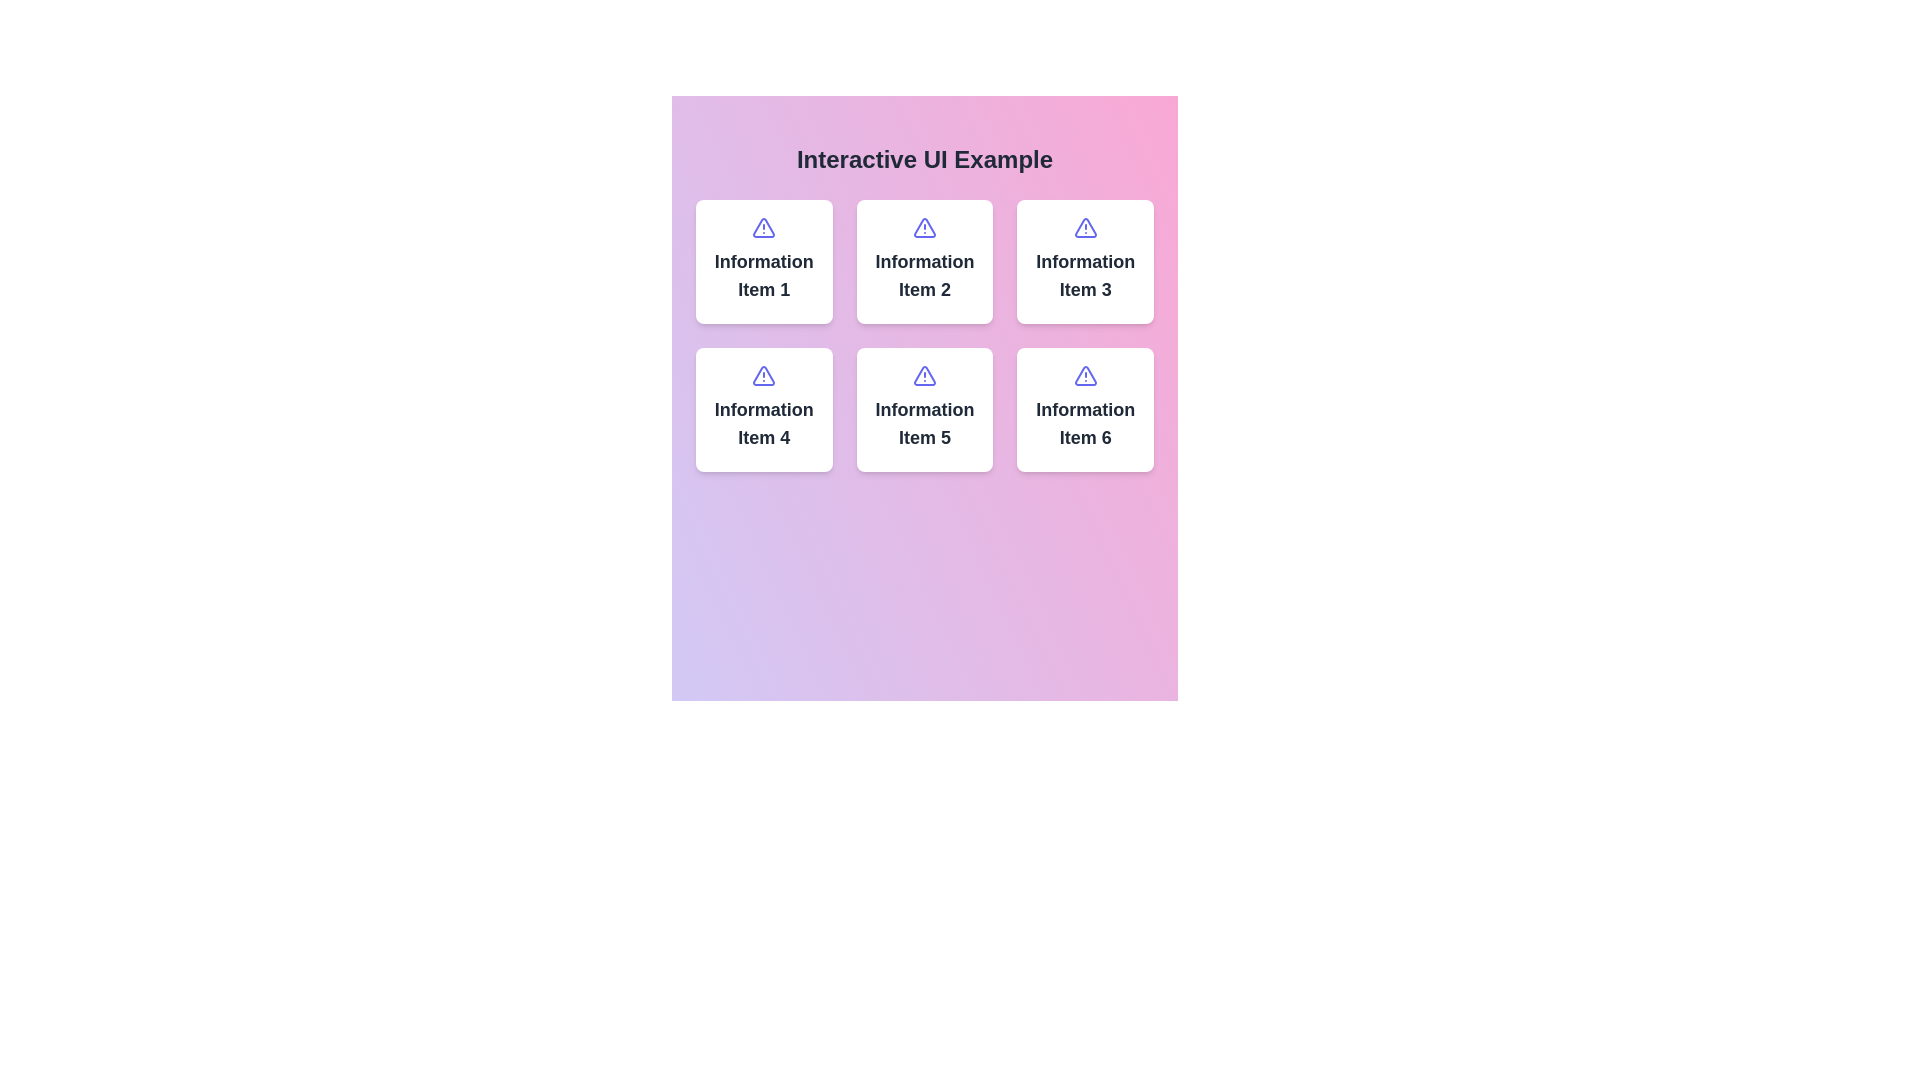 The image size is (1920, 1080). What do you see at coordinates (763, 276) in the screenshot?
I see `the Text label that serves as a descriptive title for the top-left card in a 3x2 grid layout` at bounding box center [763, 276].